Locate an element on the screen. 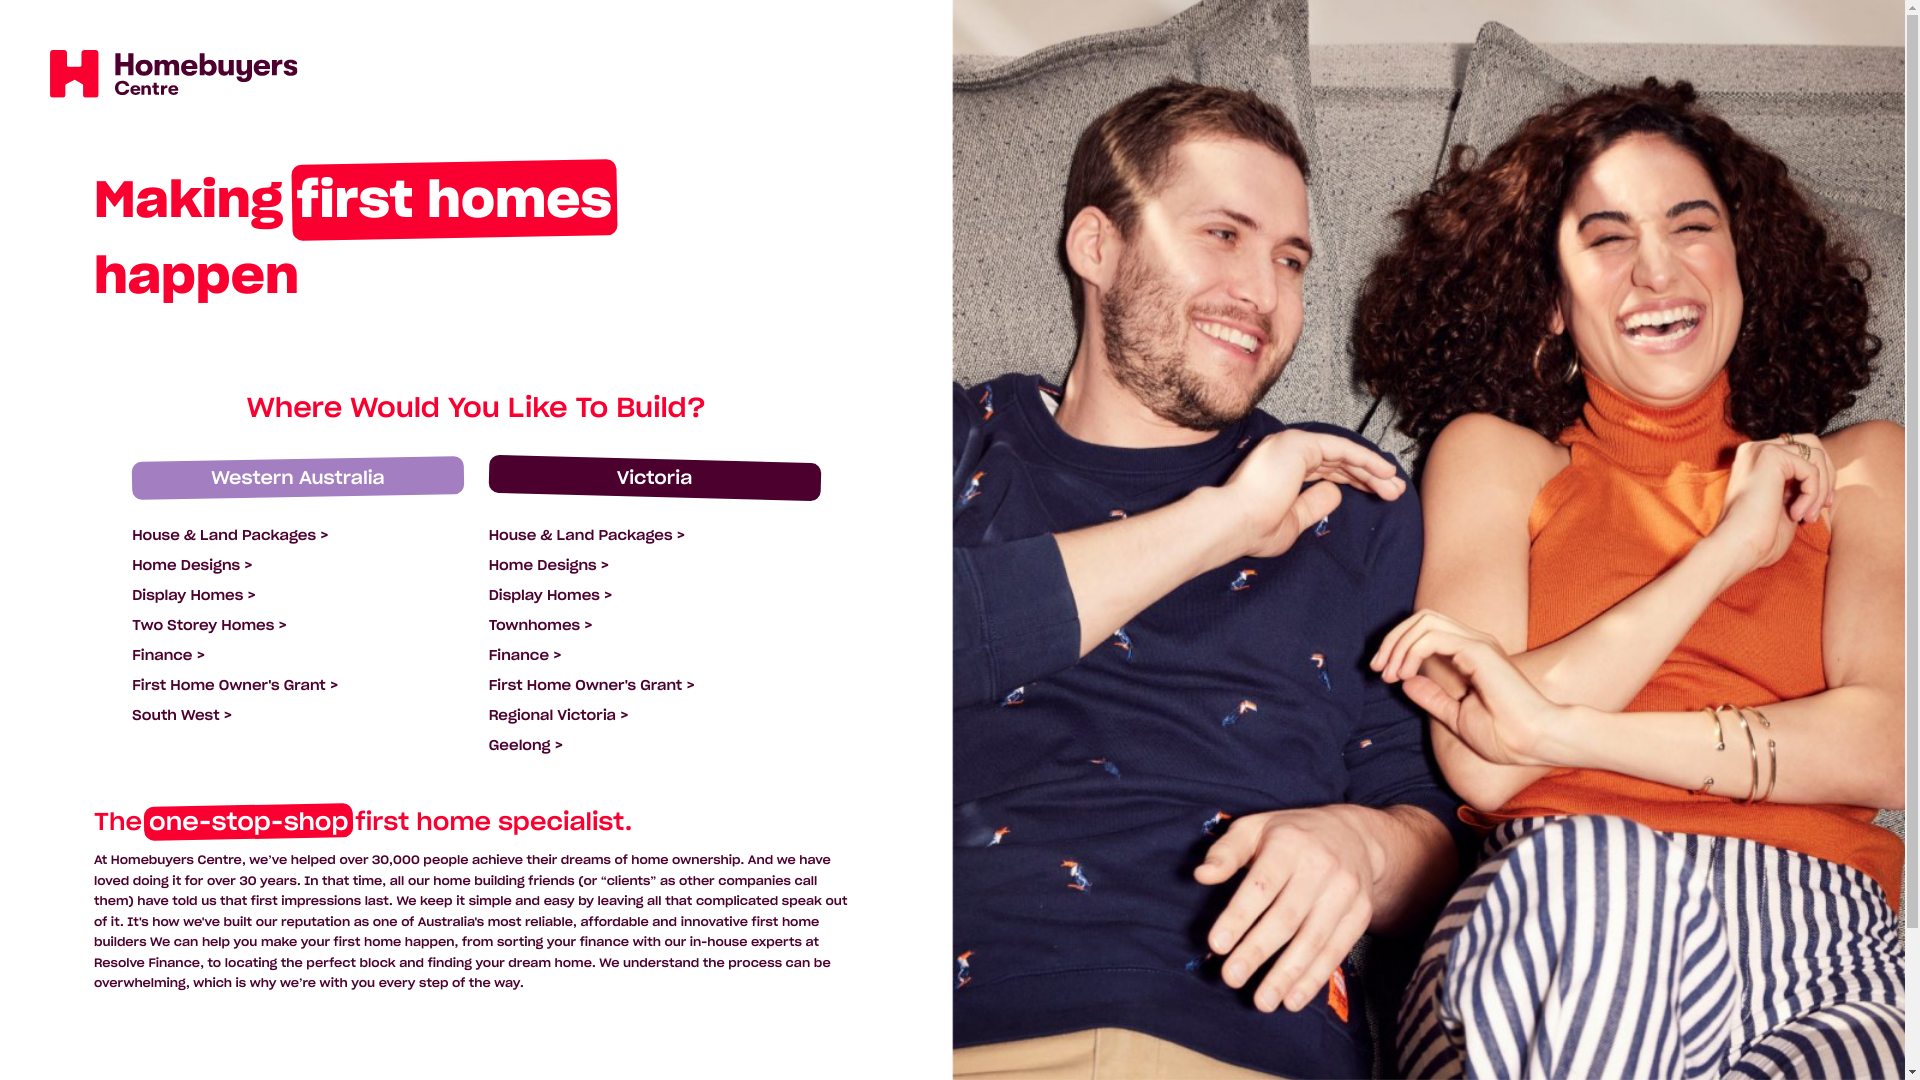 The width and height of the screenshot is (1920, 1080). 'First Home Owner's Grant >' is located at coordinates (235, 684).